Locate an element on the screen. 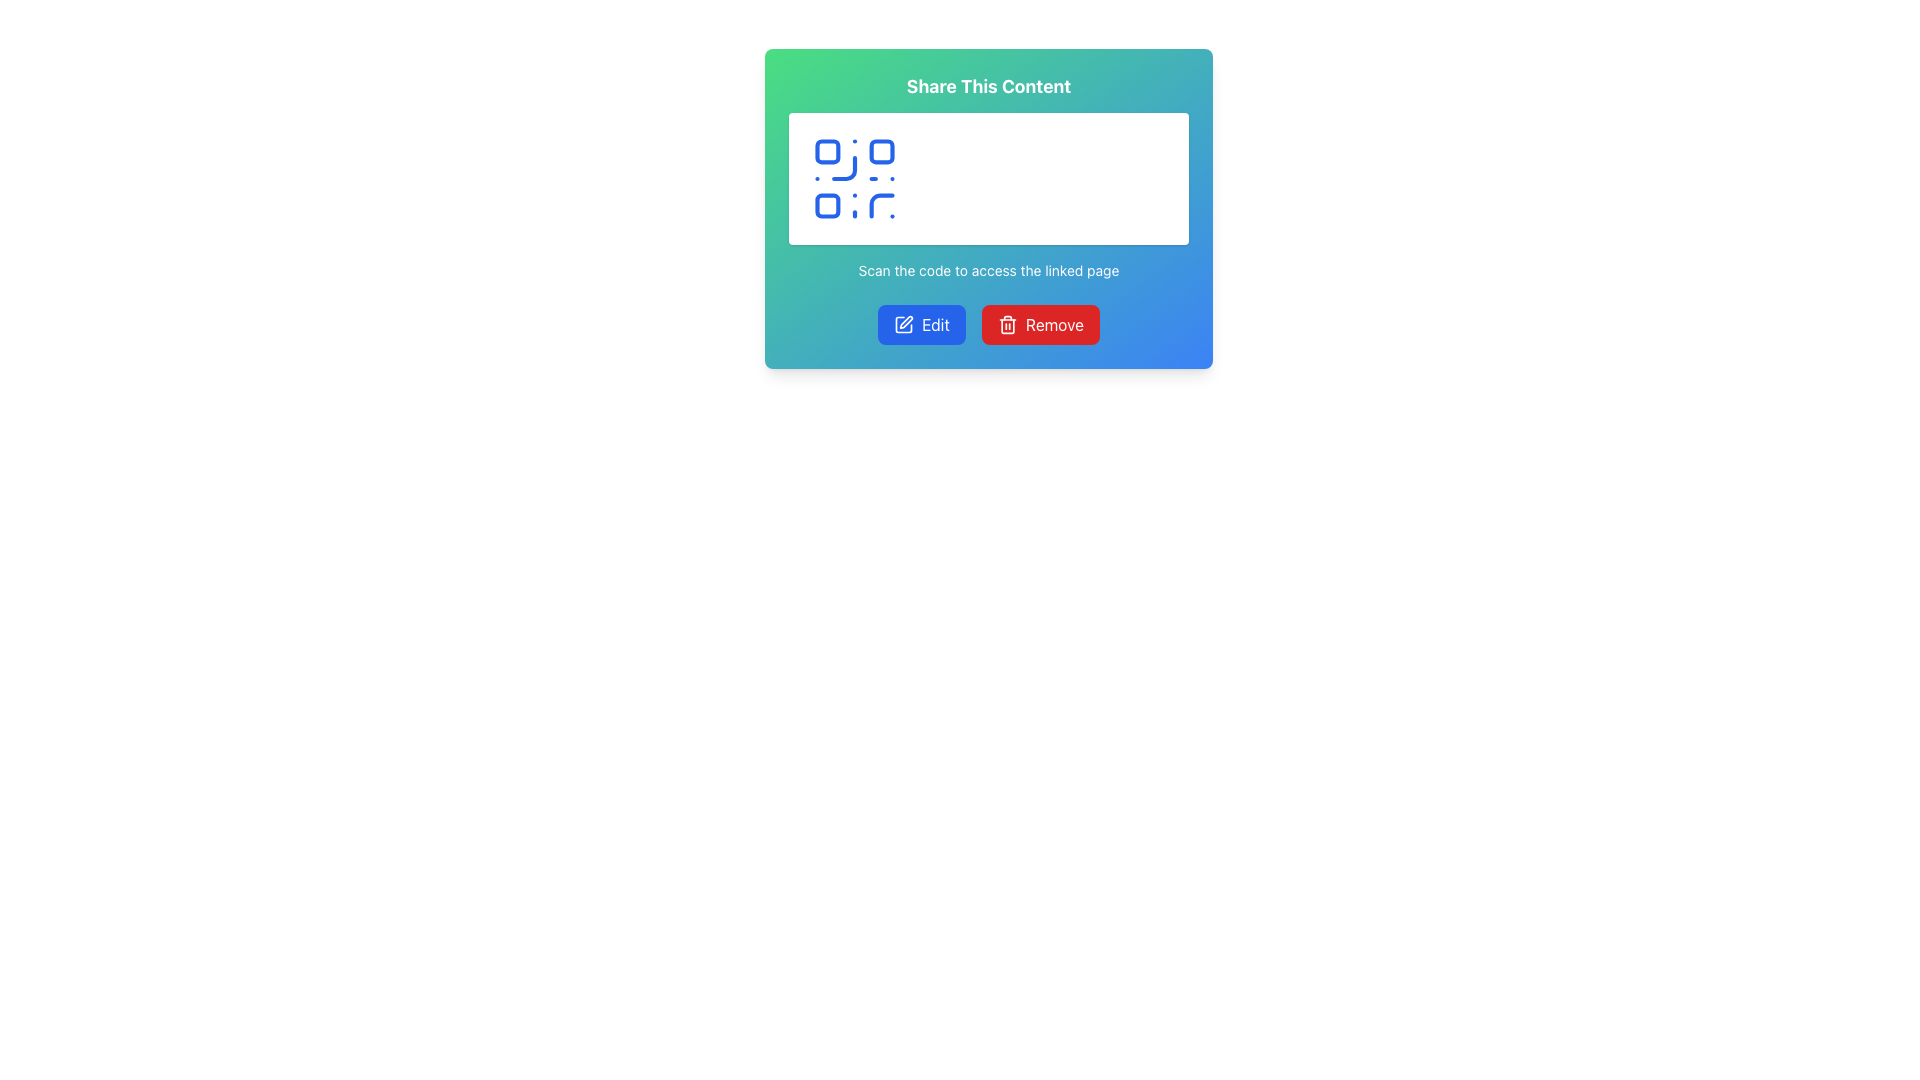 The image size is (1920, 1080). QR code displayed in the composite UI component titled 'Share This Content' by scanning it is located at coordinates (988, 176).